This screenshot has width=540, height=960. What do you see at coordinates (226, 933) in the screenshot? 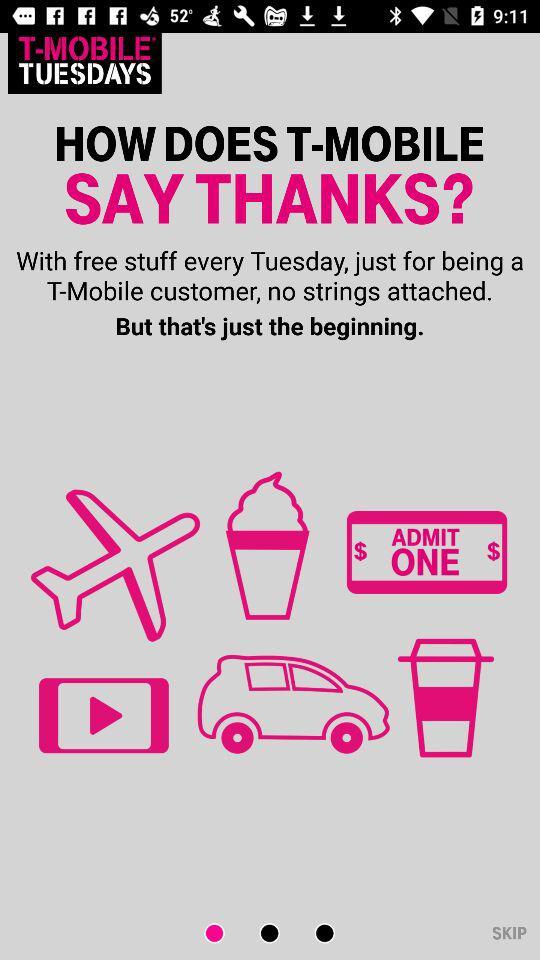
I see `movement indicator` at bounding box center [226, 933].